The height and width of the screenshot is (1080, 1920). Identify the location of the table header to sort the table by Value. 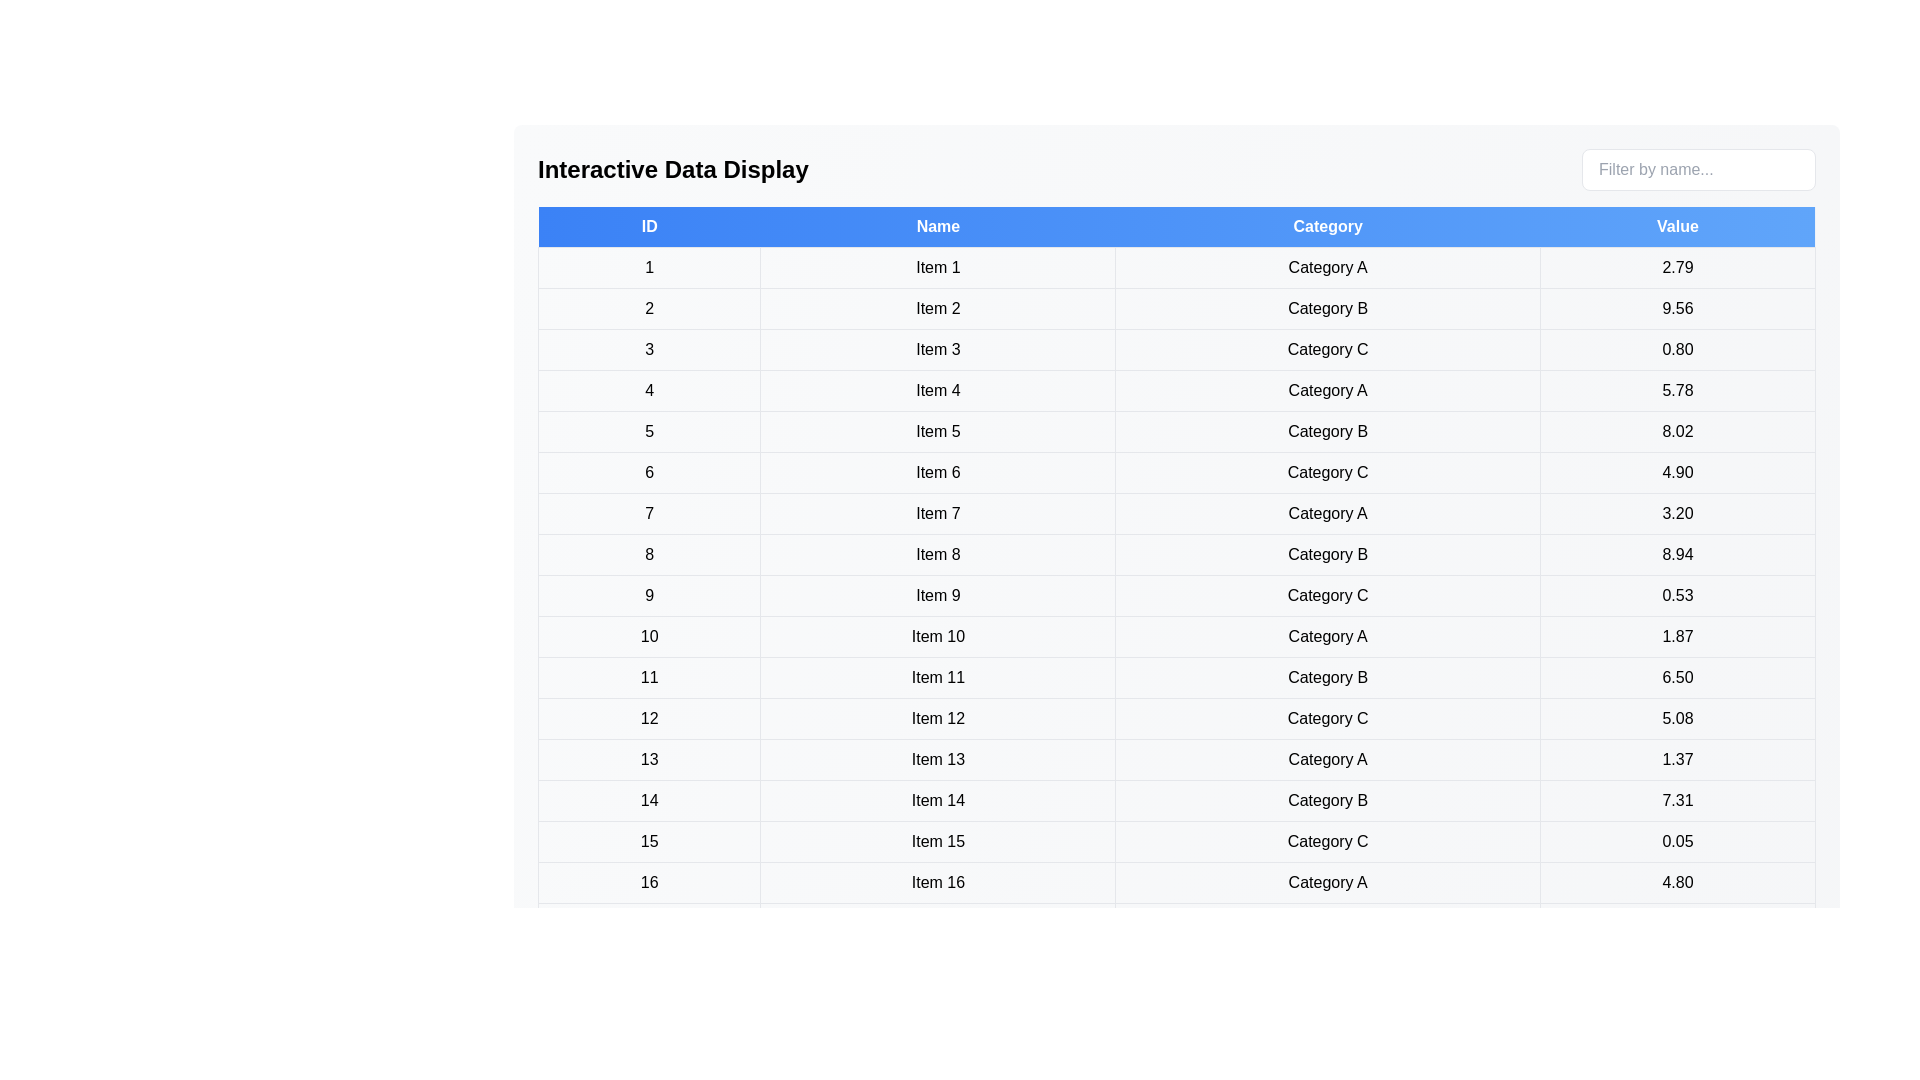
(1677, 226).